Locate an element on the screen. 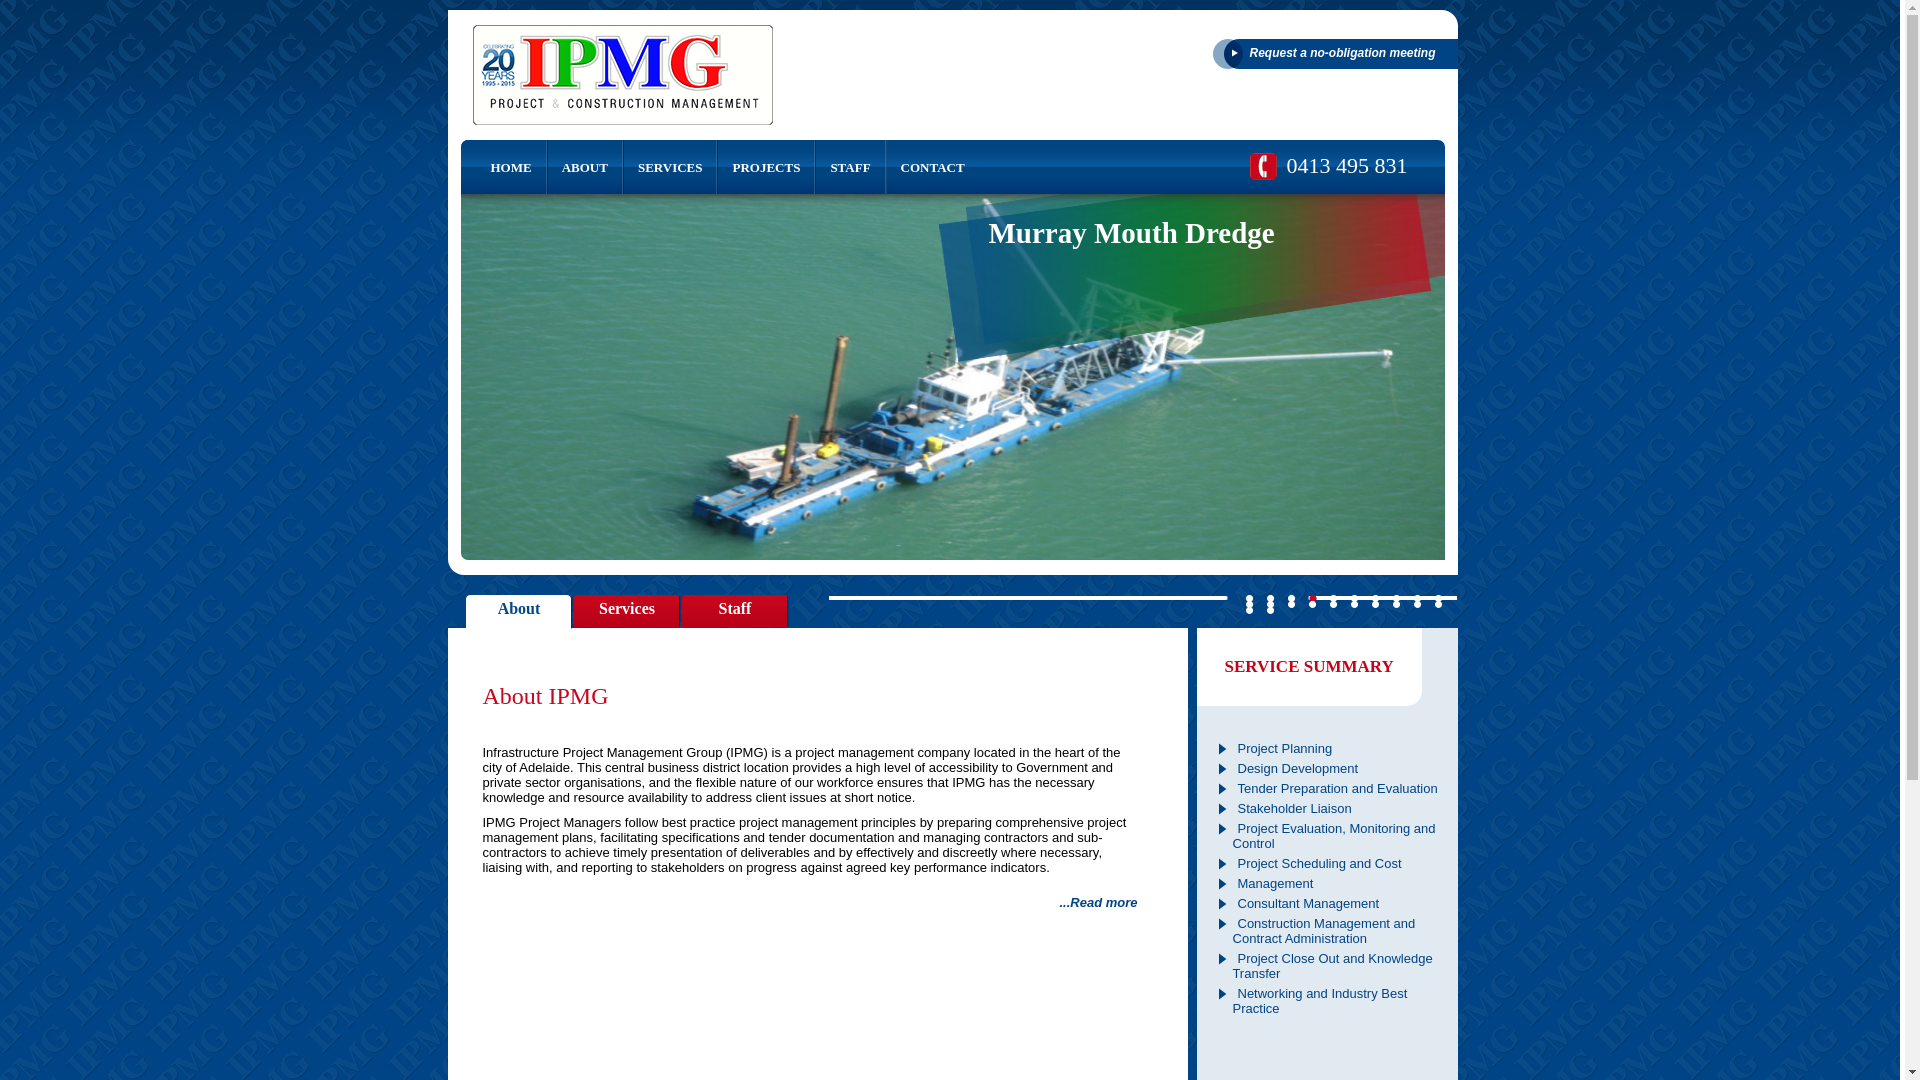 This screenshot has height=1080, width=1920. 'SERVICES' is located at coordinates (670, 165).